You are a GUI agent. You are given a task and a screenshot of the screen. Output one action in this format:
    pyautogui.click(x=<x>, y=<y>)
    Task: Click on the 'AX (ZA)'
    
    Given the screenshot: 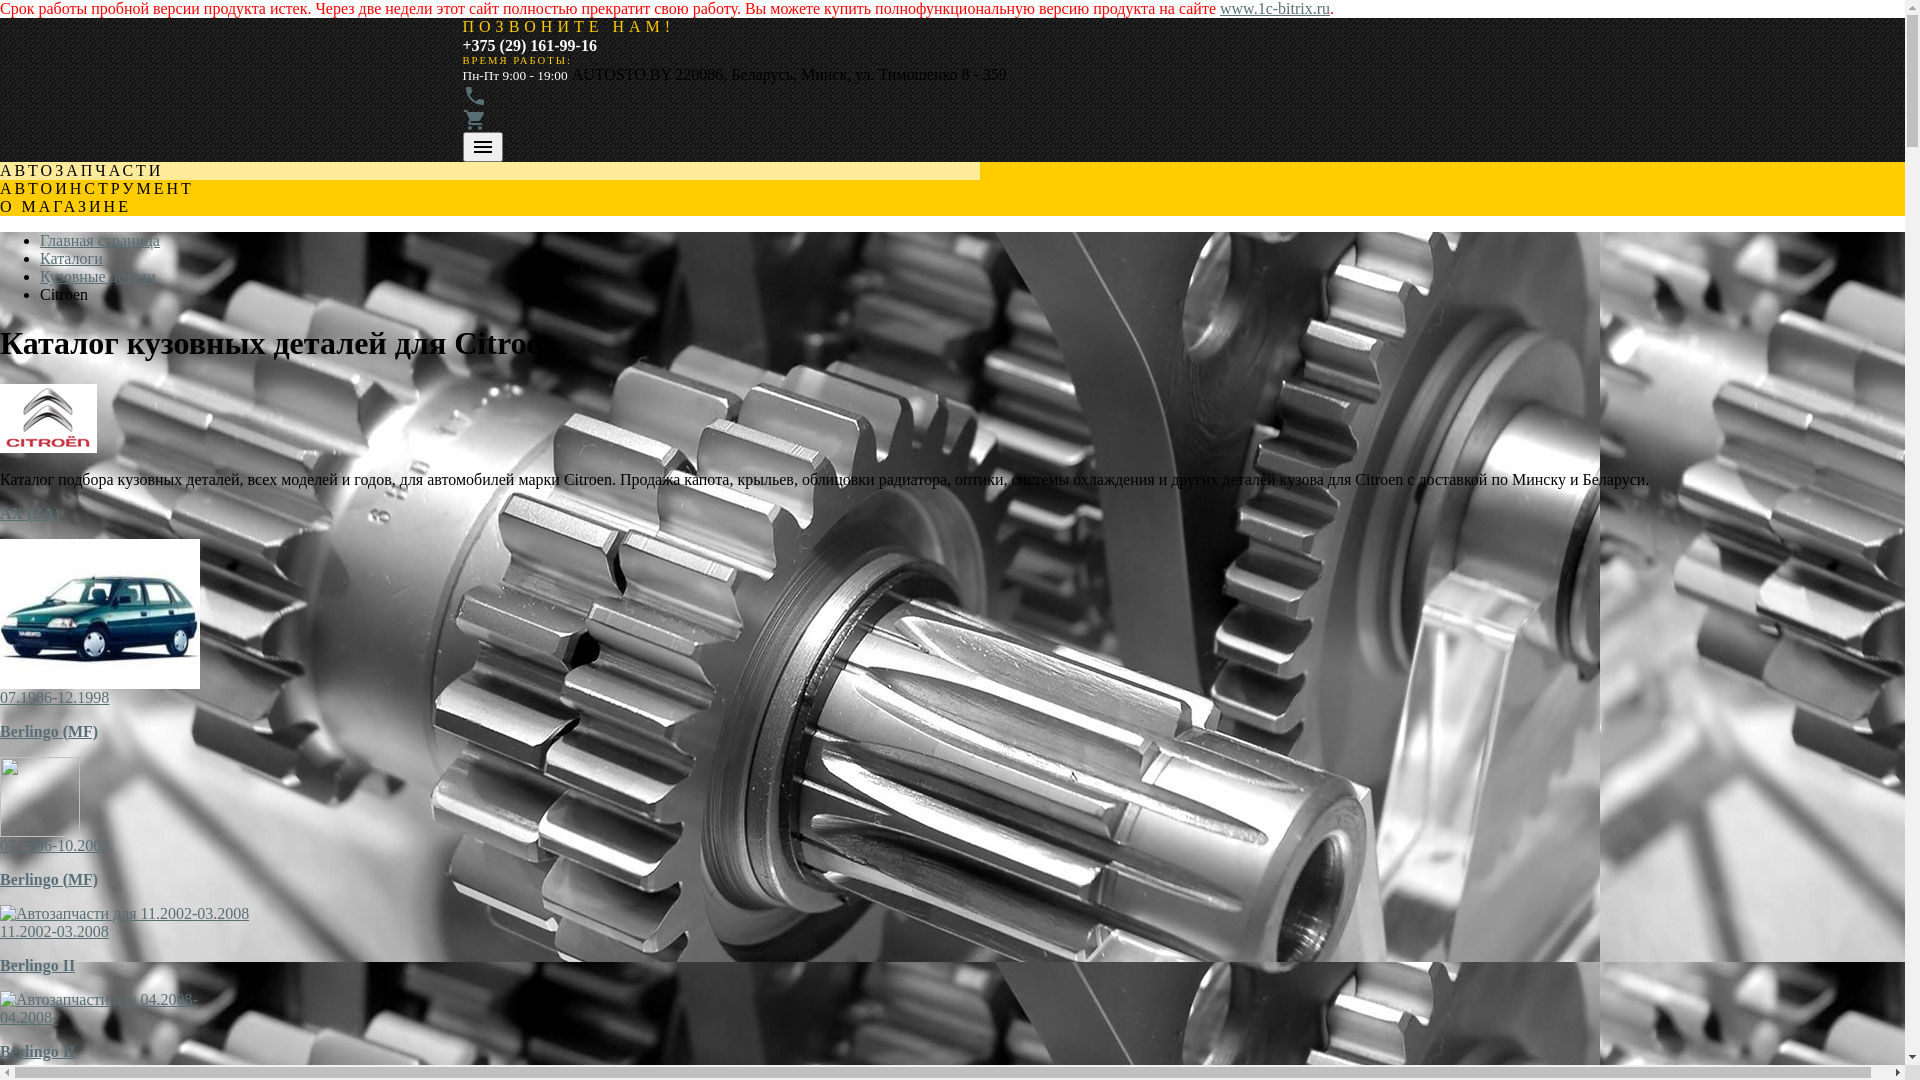 What is the action you would take?
    pyautogui.click(x=29, y=512)
    